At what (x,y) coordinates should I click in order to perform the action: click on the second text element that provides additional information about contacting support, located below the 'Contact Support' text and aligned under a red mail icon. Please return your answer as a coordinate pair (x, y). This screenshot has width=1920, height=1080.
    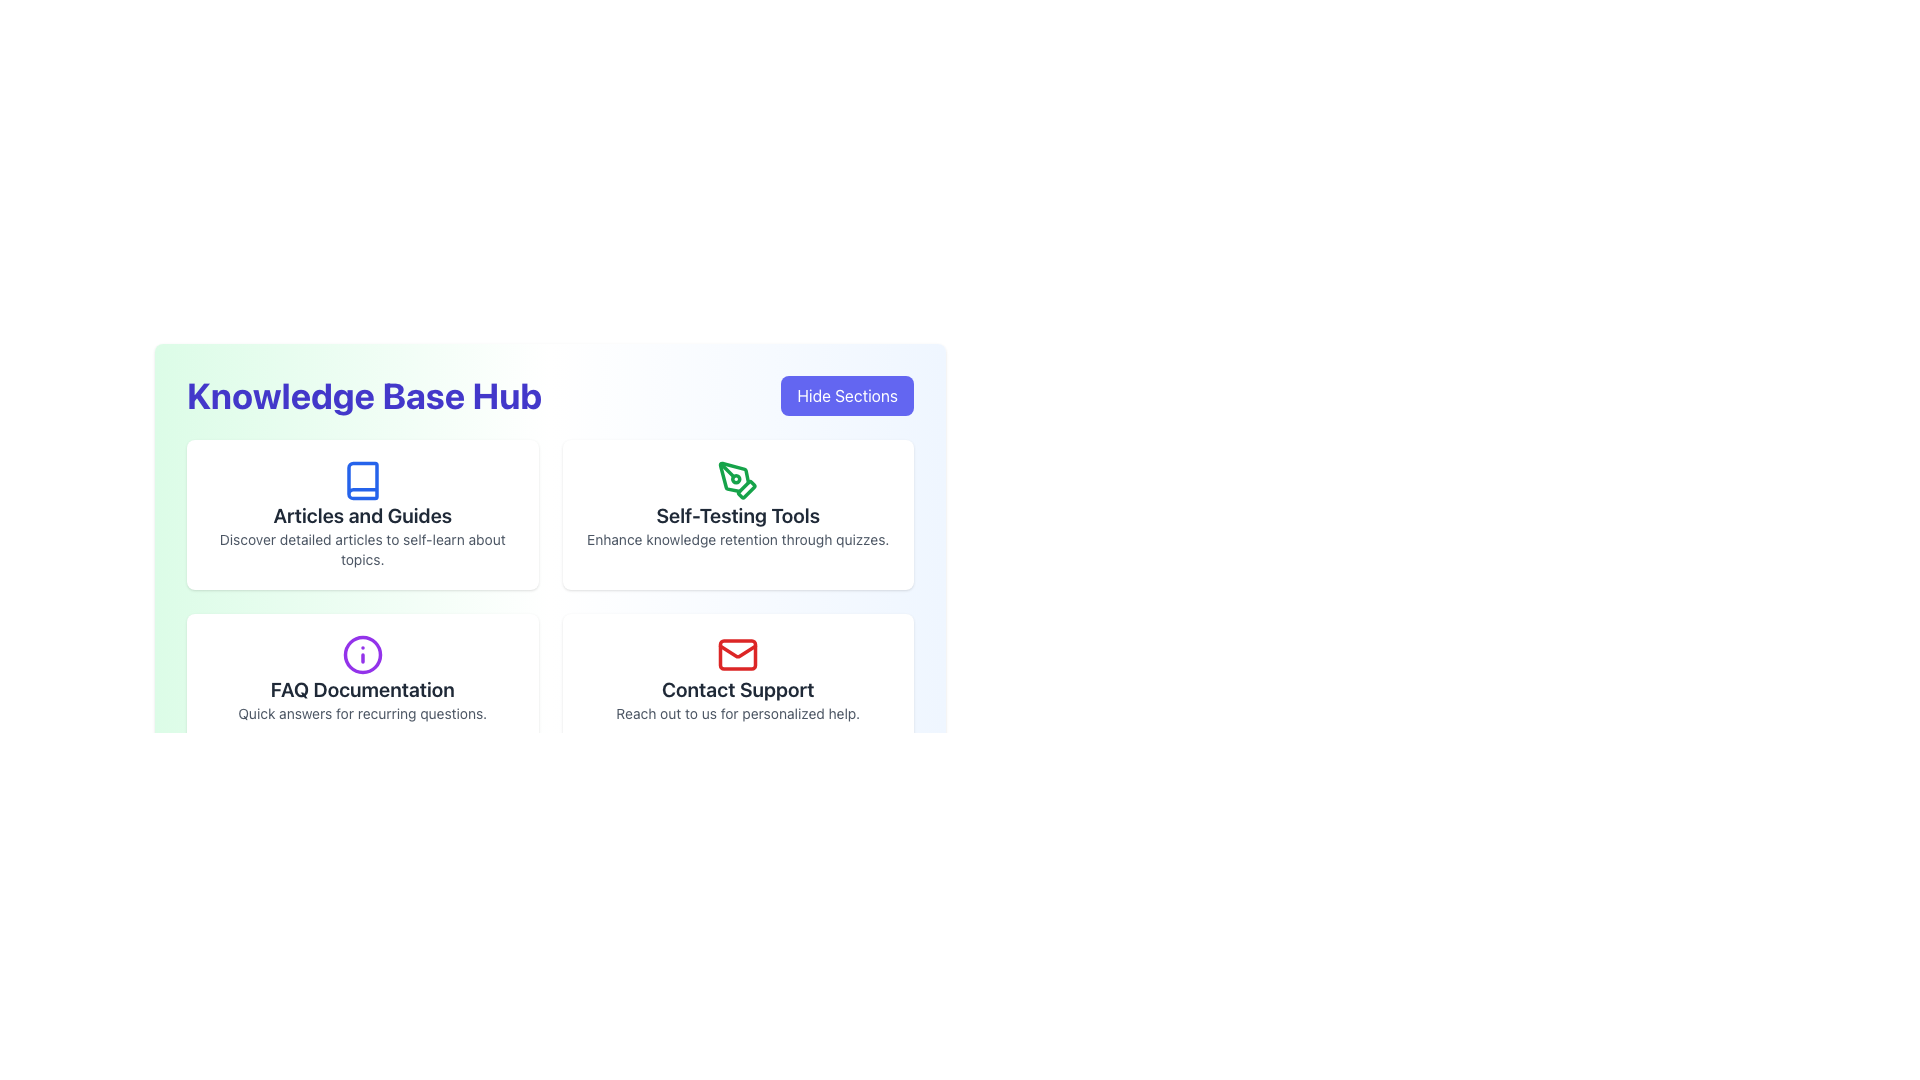
    Looking at the image, I should click on (737, 712).